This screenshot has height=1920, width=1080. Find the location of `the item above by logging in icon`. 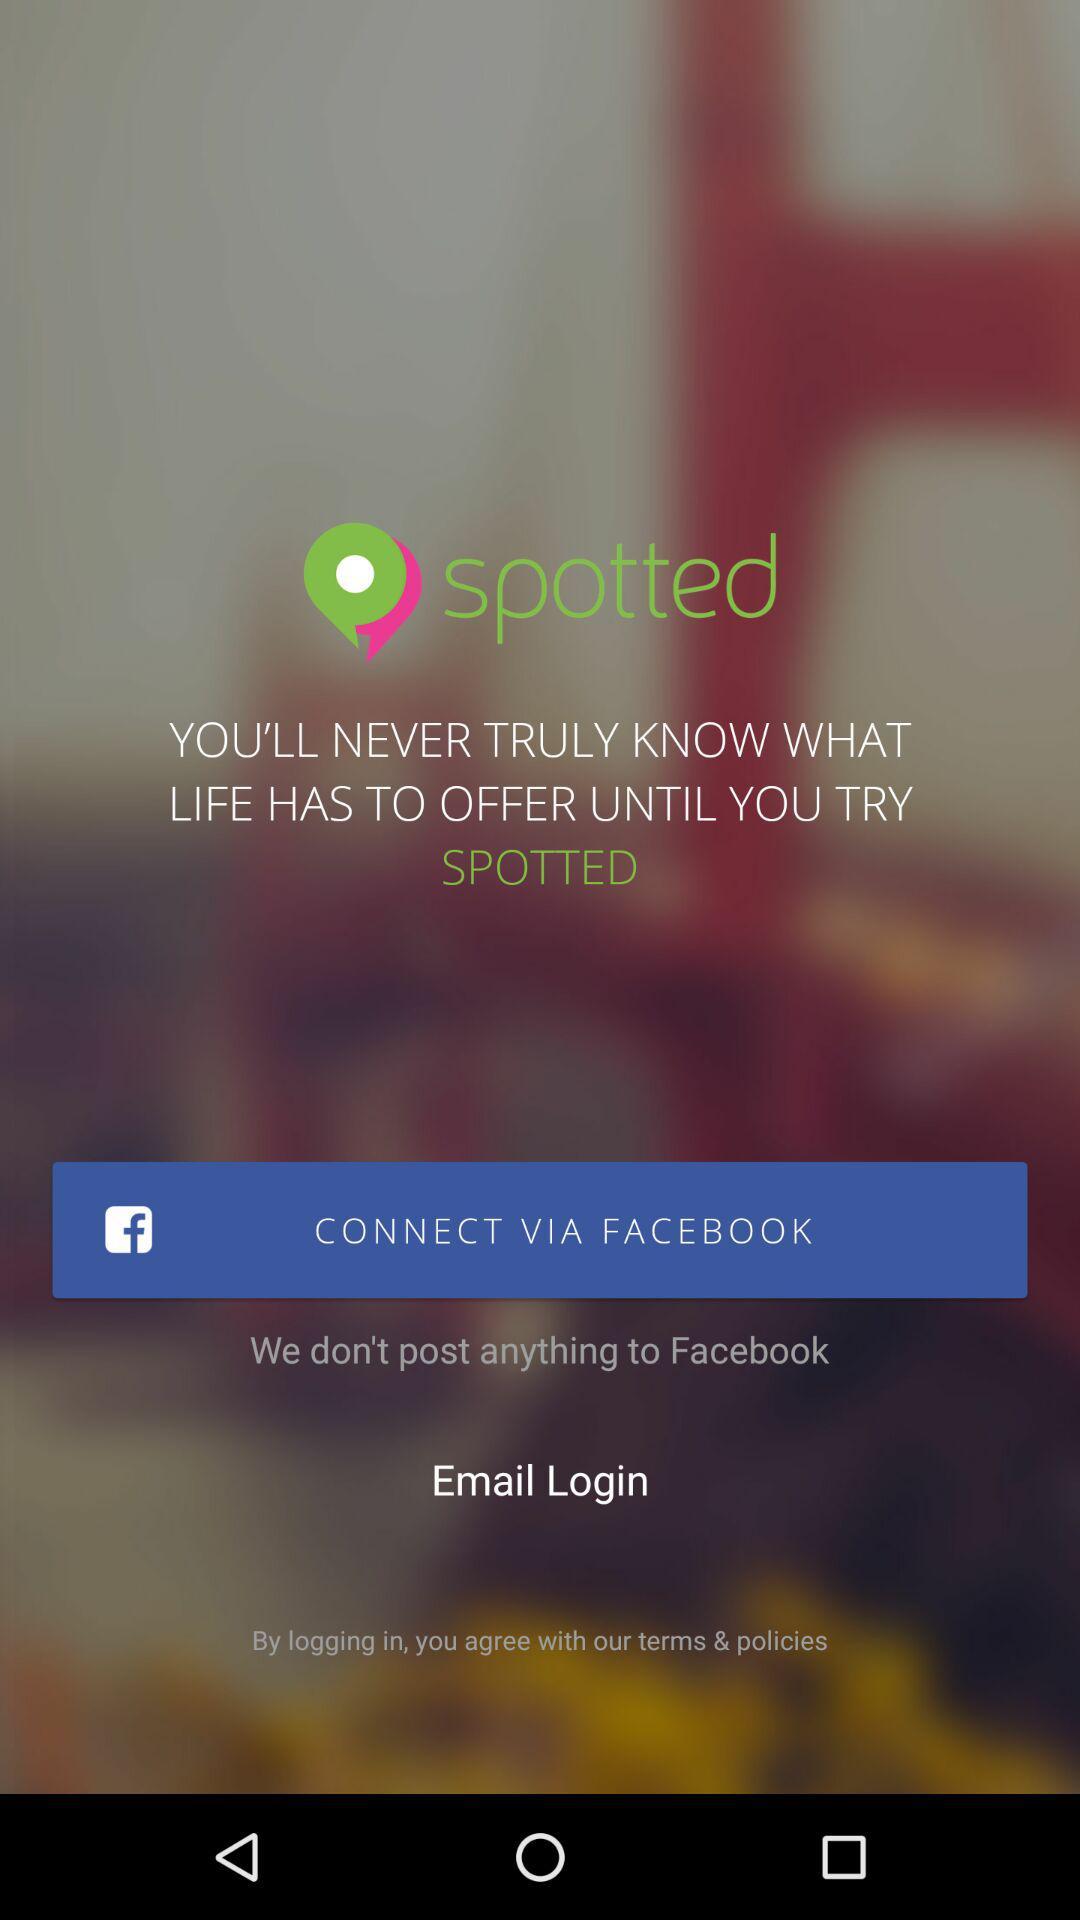

the item above by logging in icon is located at coordinates (540, 1478).